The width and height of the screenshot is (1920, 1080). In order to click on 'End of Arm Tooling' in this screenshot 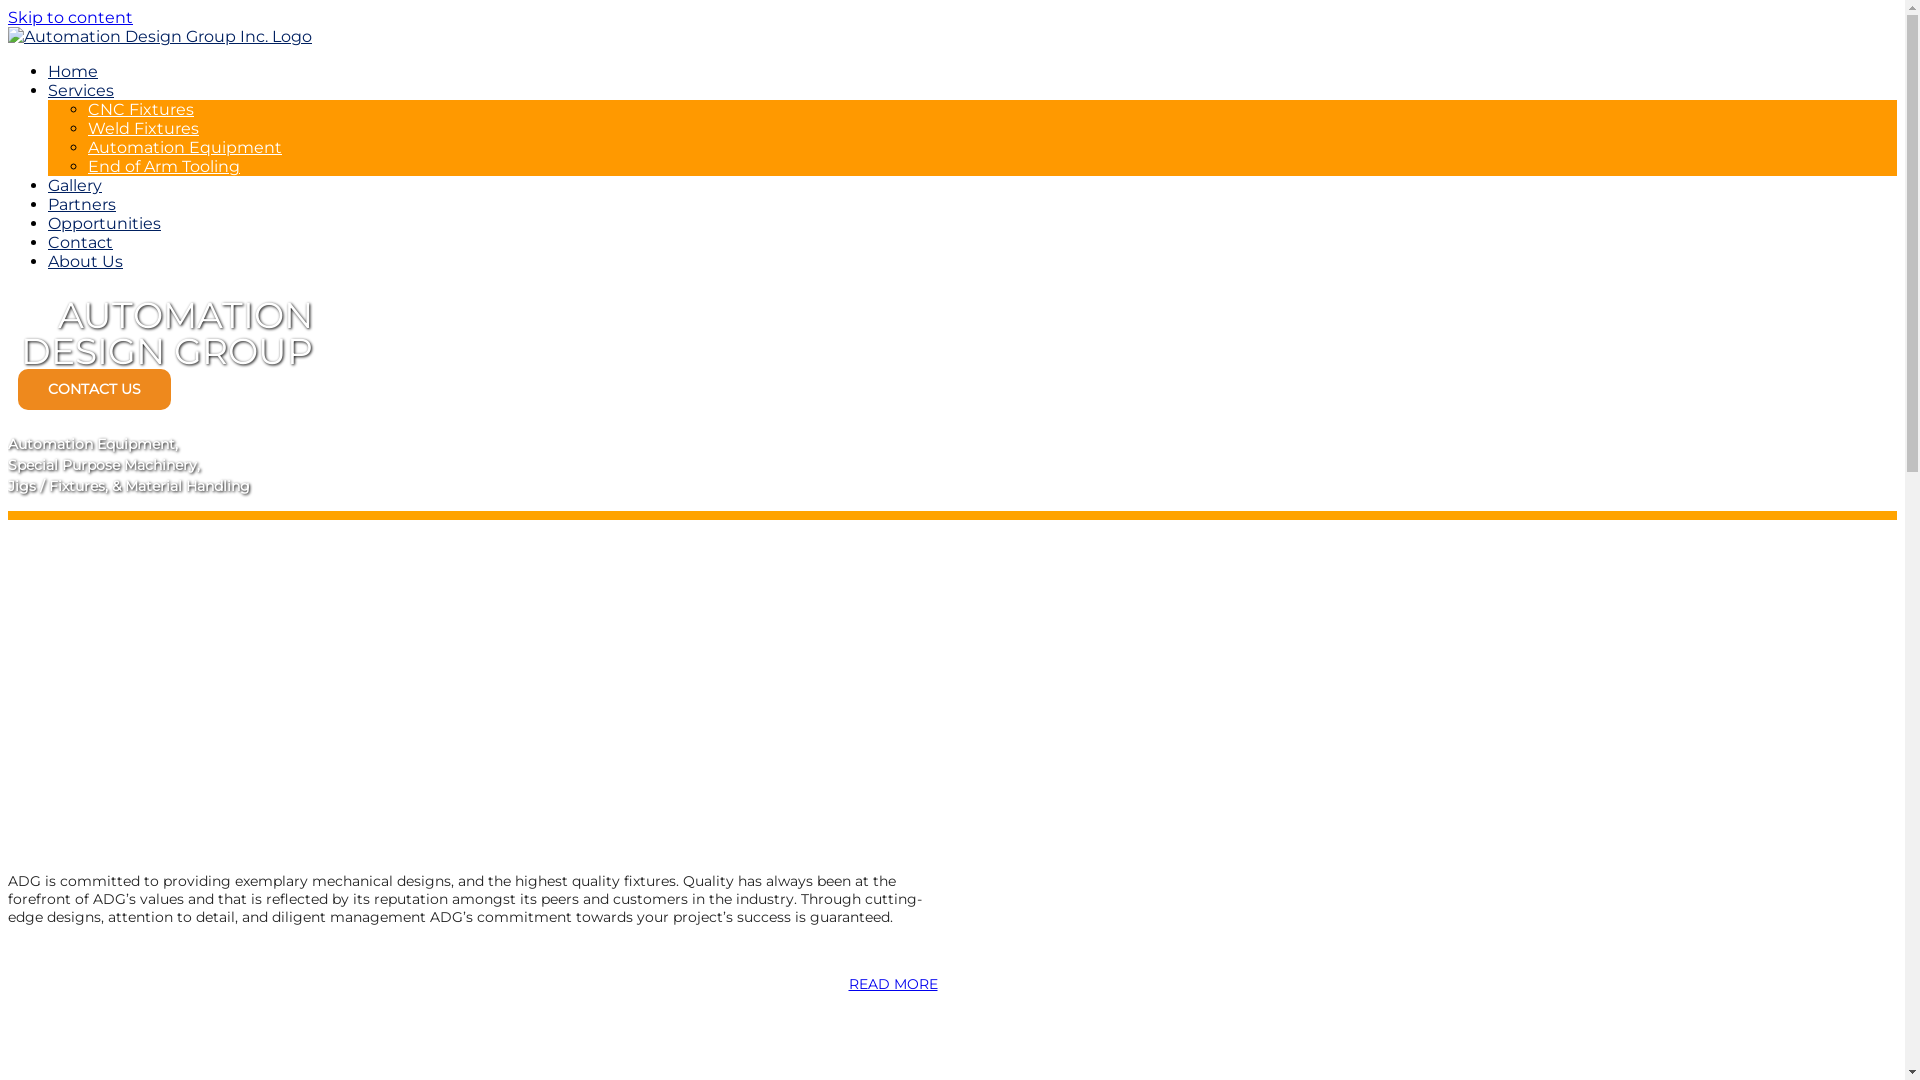, I will do `click(163, 165)`.